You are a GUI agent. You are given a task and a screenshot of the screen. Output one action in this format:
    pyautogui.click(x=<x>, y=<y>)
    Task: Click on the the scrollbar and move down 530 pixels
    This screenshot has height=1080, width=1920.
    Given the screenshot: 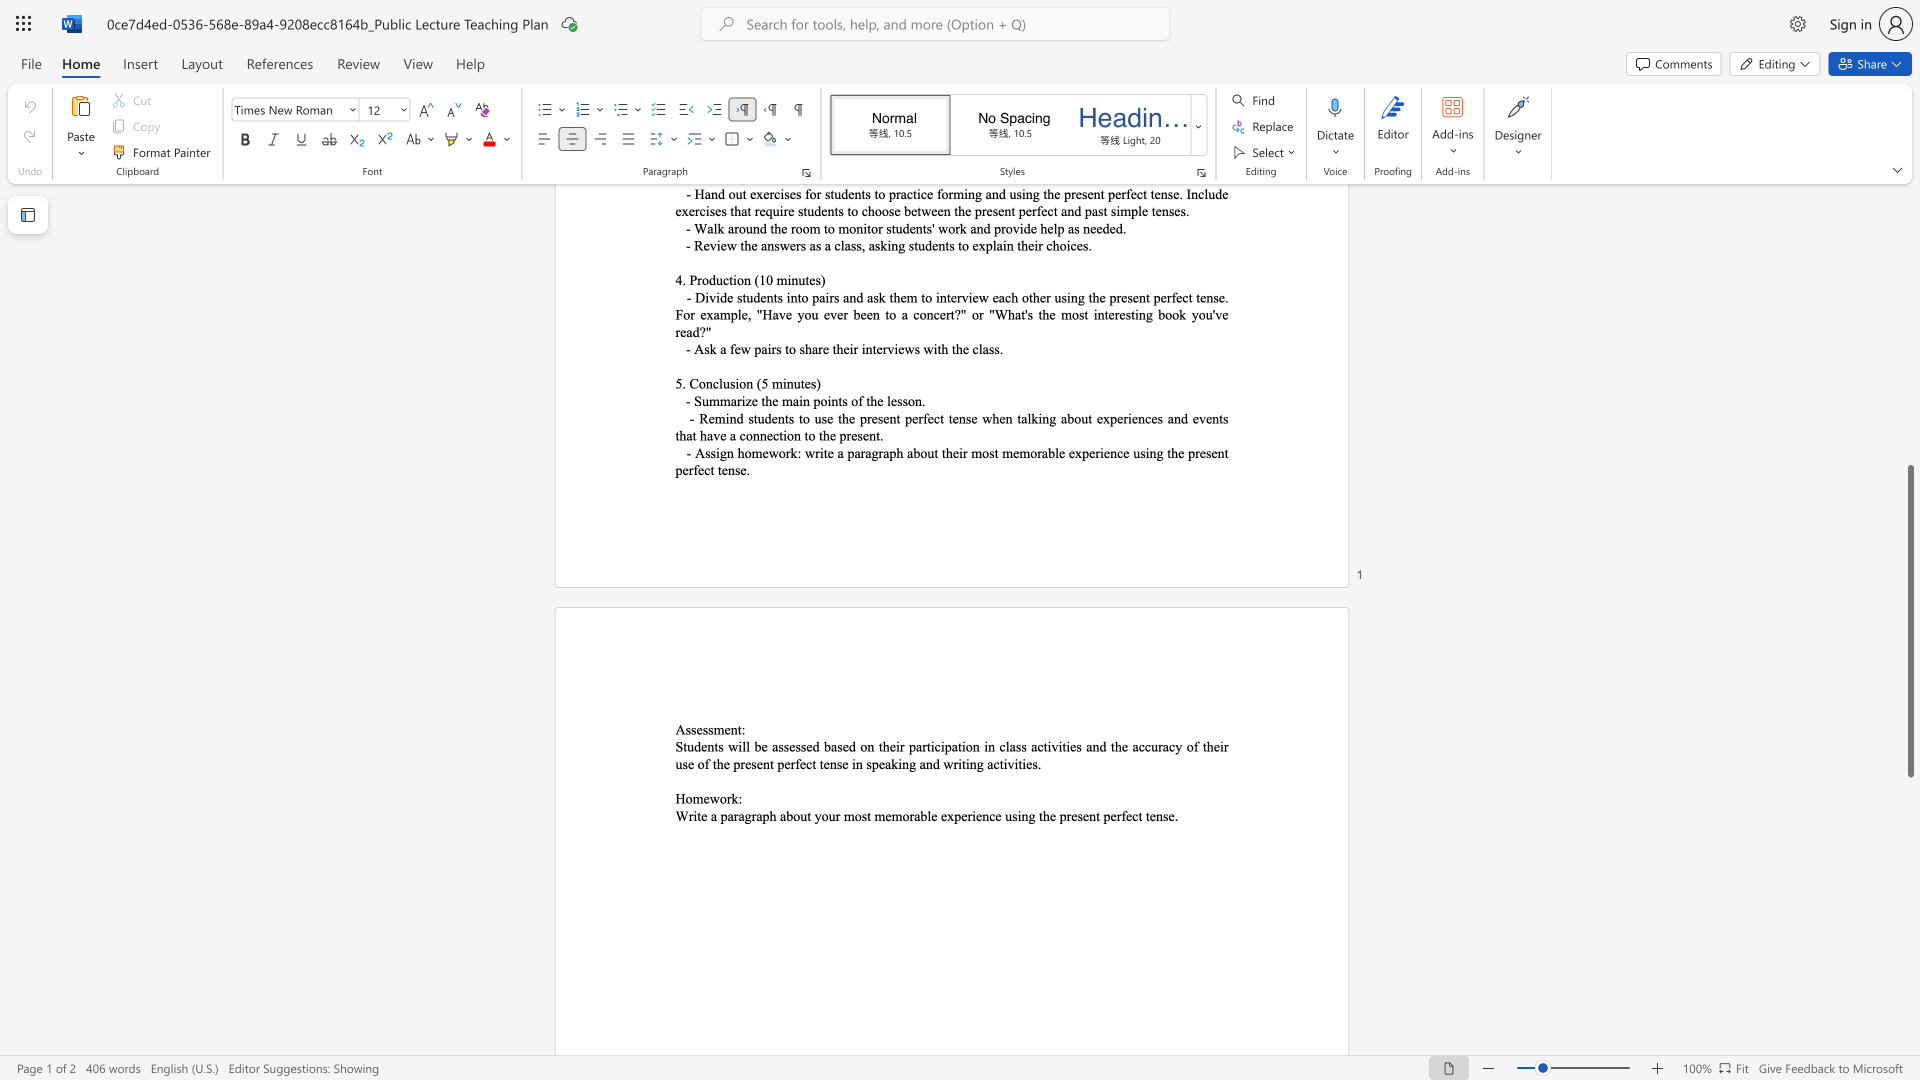 What is the action you would take?
    pyautogui.click(x=1909, y=620)
    